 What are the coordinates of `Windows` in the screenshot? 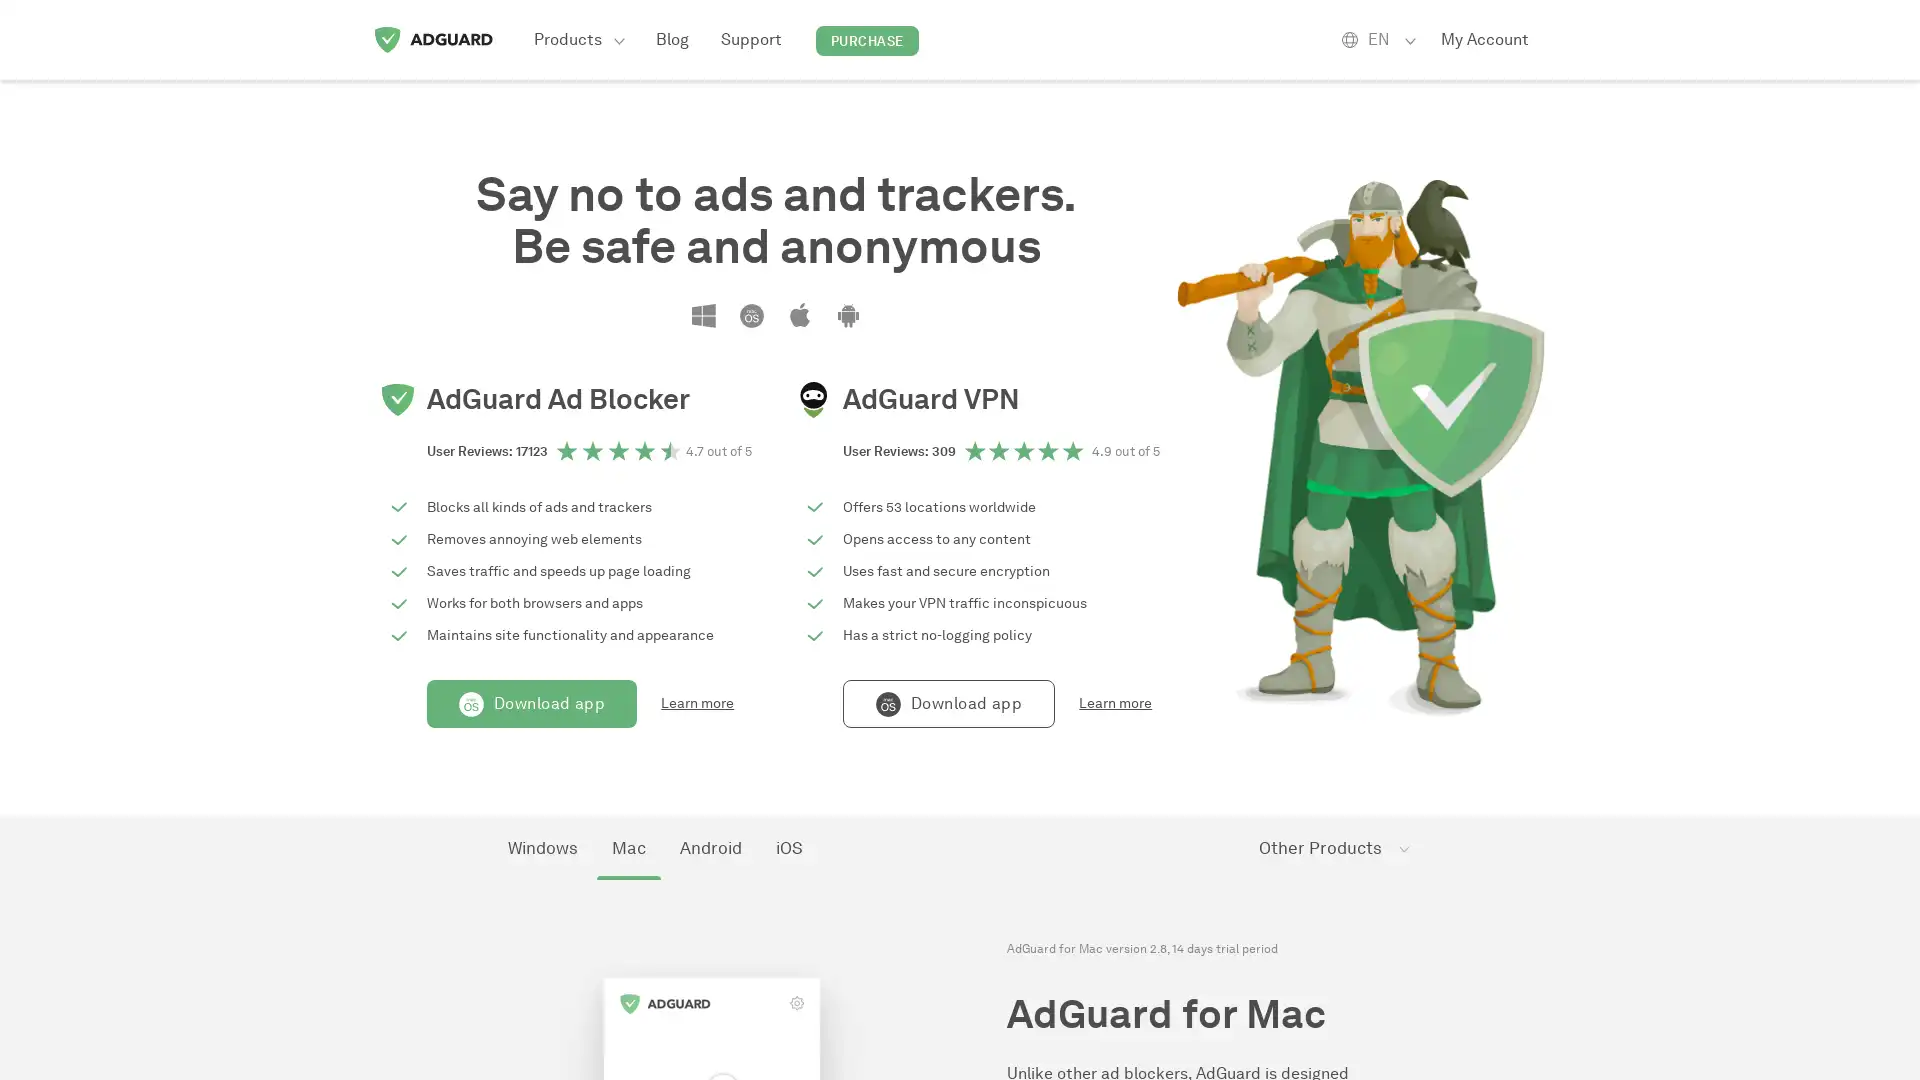 It's located at (542, 848).